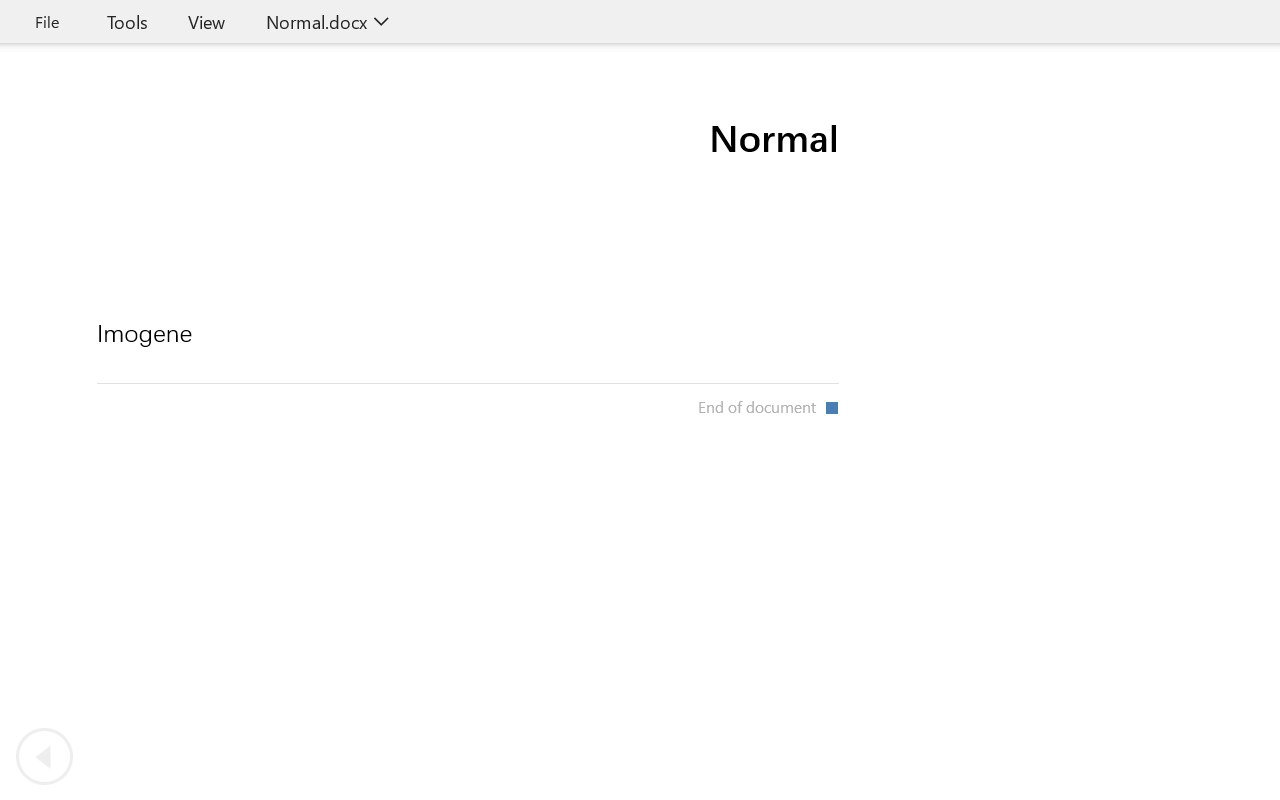 Image resolution: width=1280 pixels, height=800 pixels. I want to click on 'Tools', so click(126, 21).